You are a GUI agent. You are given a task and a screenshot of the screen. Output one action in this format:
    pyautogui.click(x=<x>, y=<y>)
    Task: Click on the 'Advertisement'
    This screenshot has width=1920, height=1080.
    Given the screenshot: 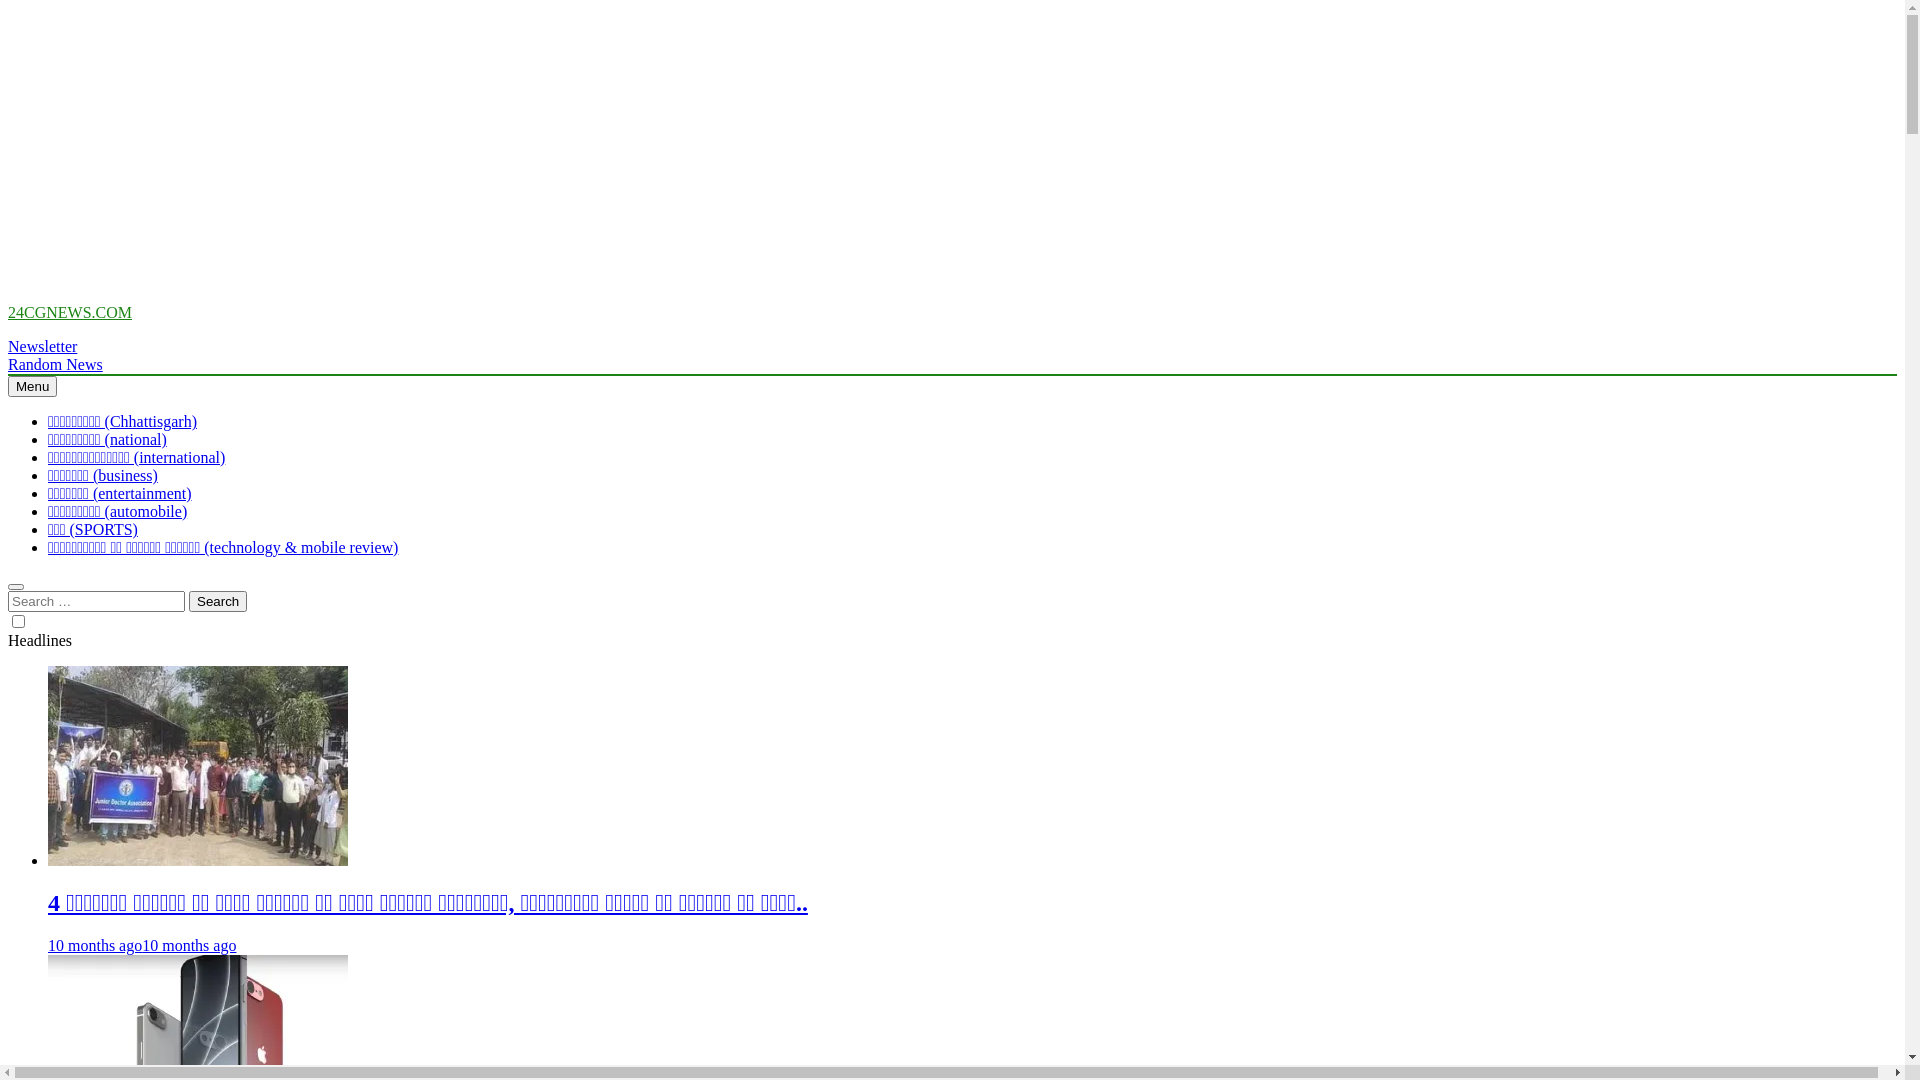 What is the action you would take?
    pyautogui.click(x=607, y=146)
    